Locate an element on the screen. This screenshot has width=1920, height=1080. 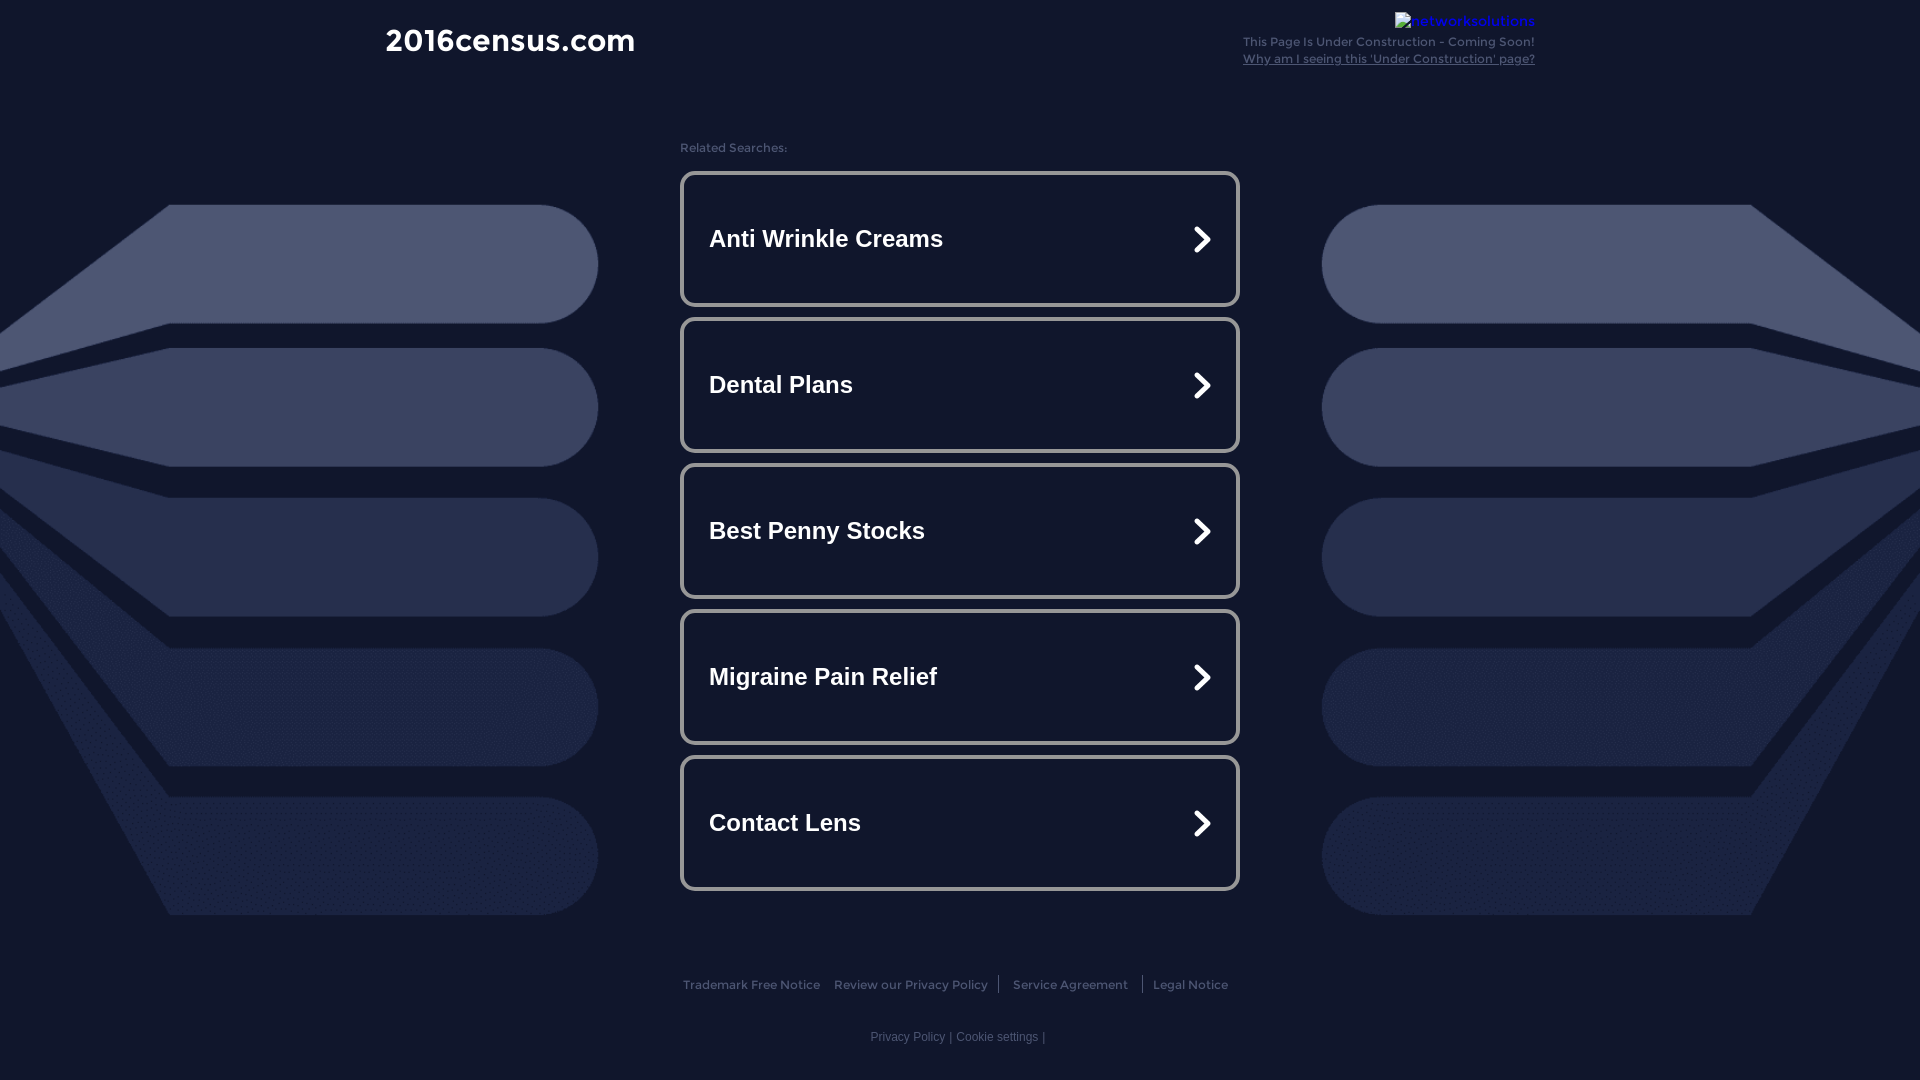
'Review our Privacy Policy' is located at coordinates (910, 983).